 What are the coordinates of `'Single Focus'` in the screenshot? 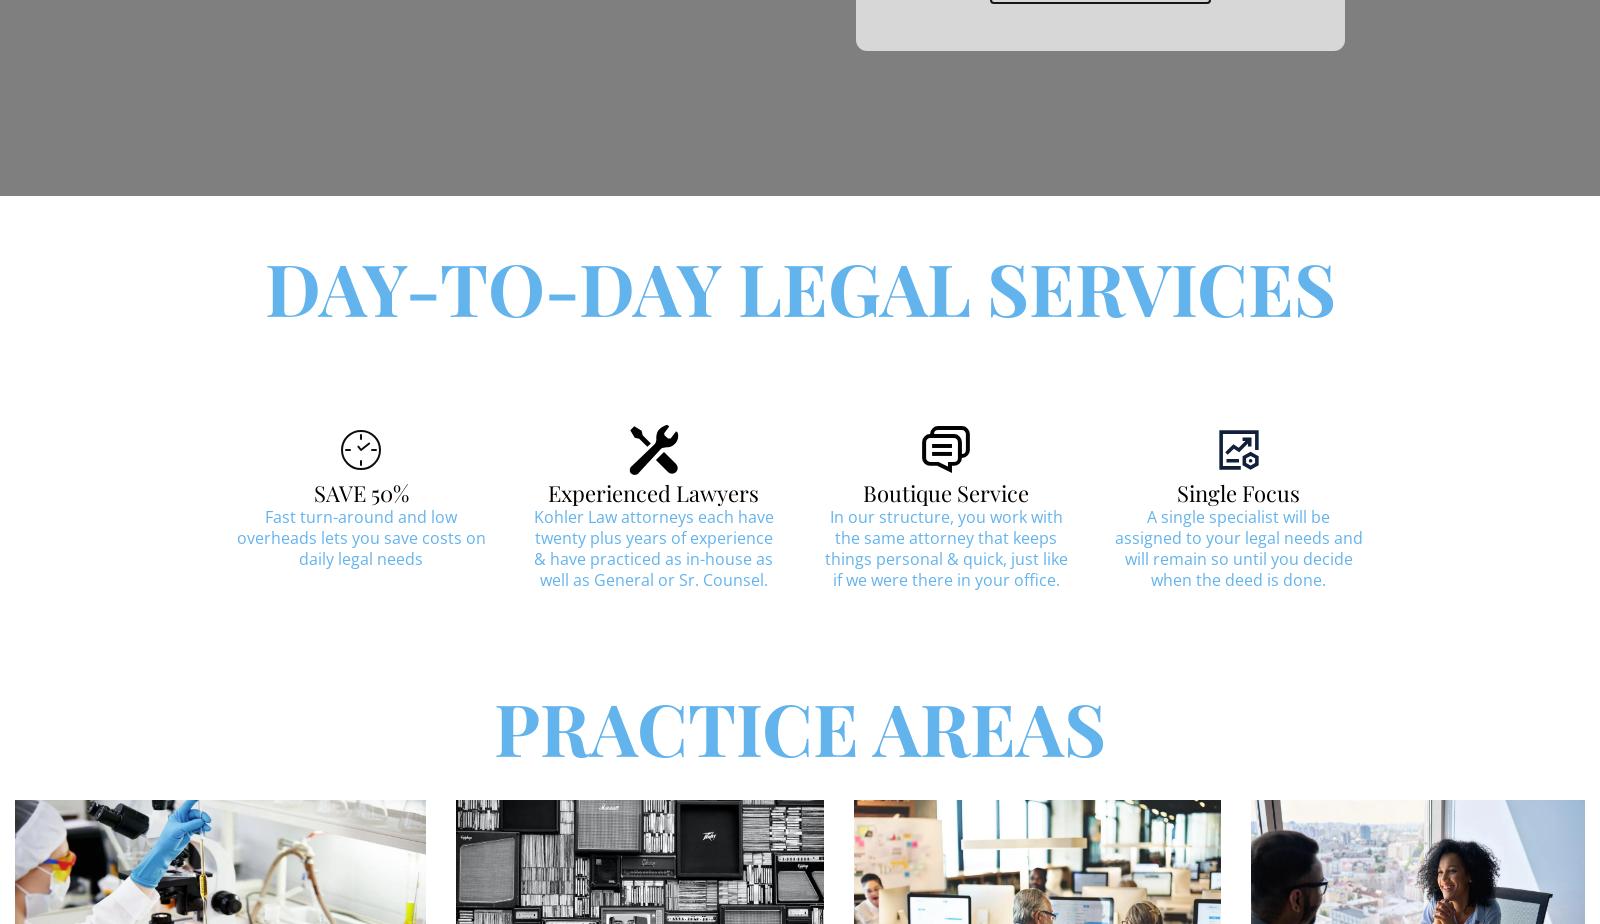 It's located at (1237, 491).